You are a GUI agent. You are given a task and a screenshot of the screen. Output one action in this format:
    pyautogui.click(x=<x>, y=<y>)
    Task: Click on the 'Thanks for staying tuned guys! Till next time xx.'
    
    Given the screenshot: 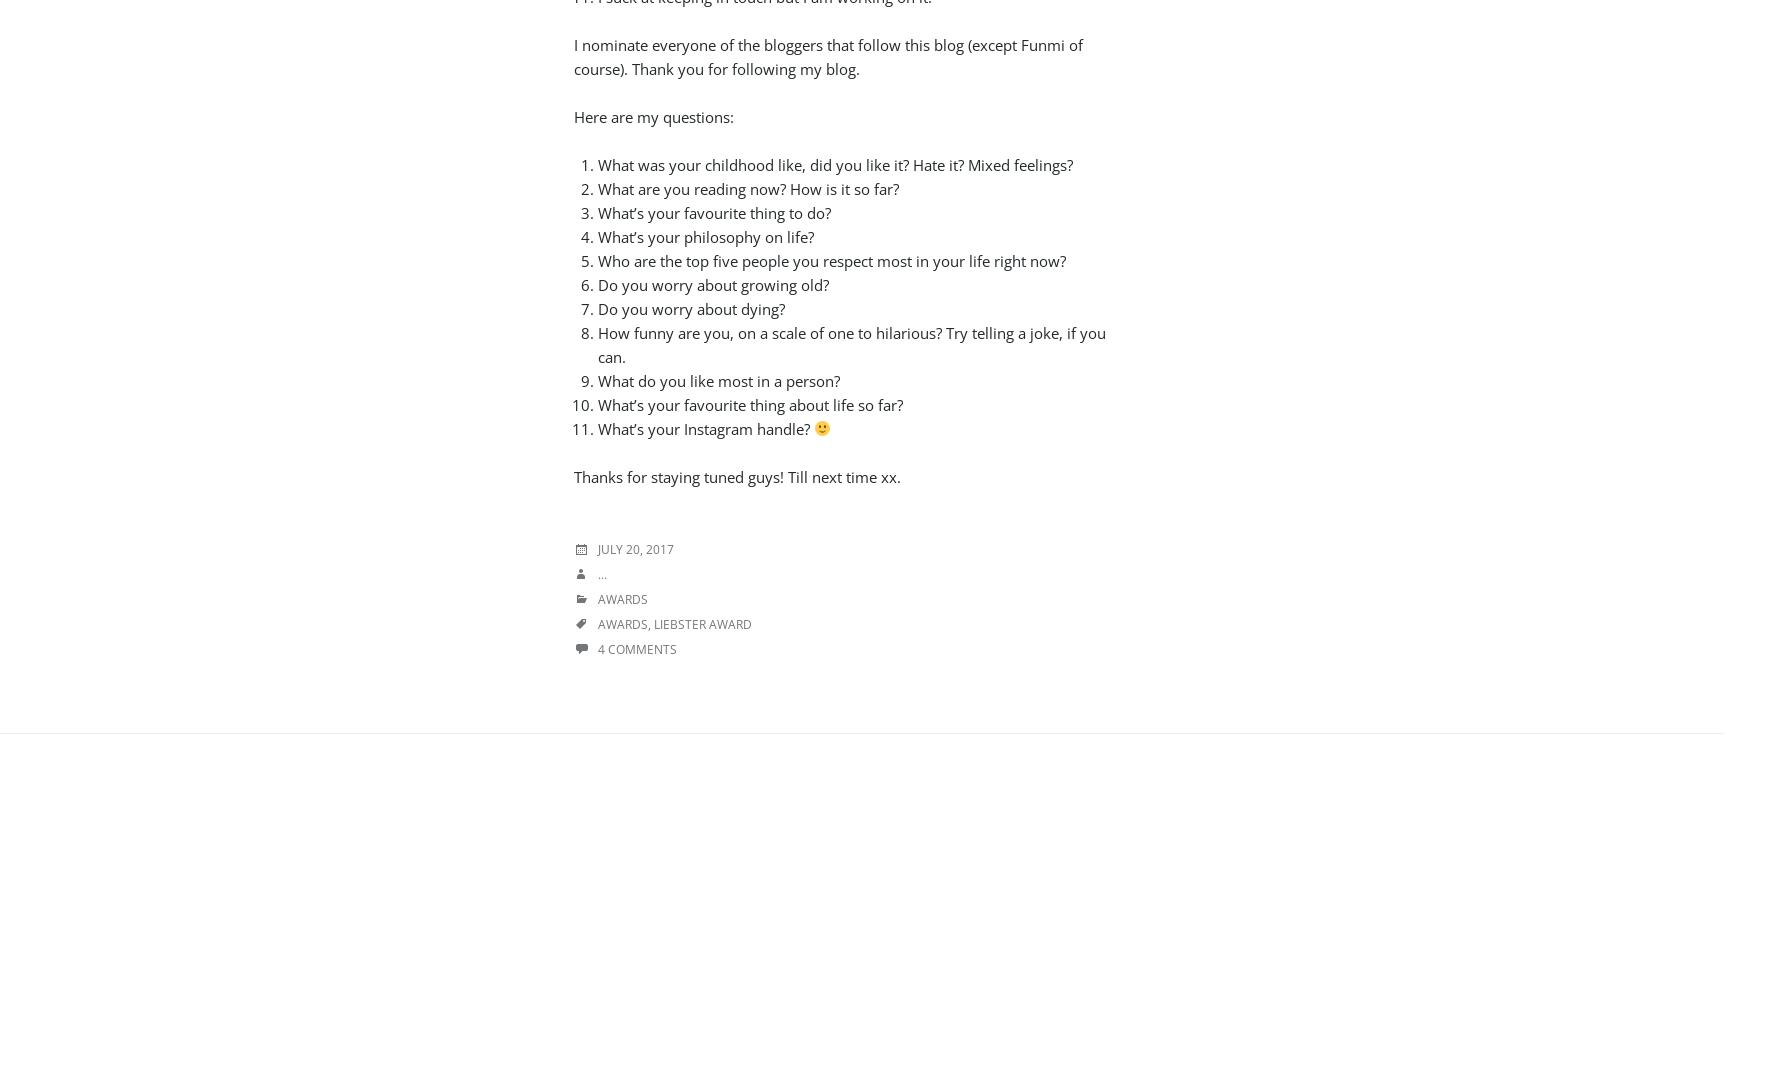 What is the action you would take?
    pyautogui.click(x=736, y=474)
    